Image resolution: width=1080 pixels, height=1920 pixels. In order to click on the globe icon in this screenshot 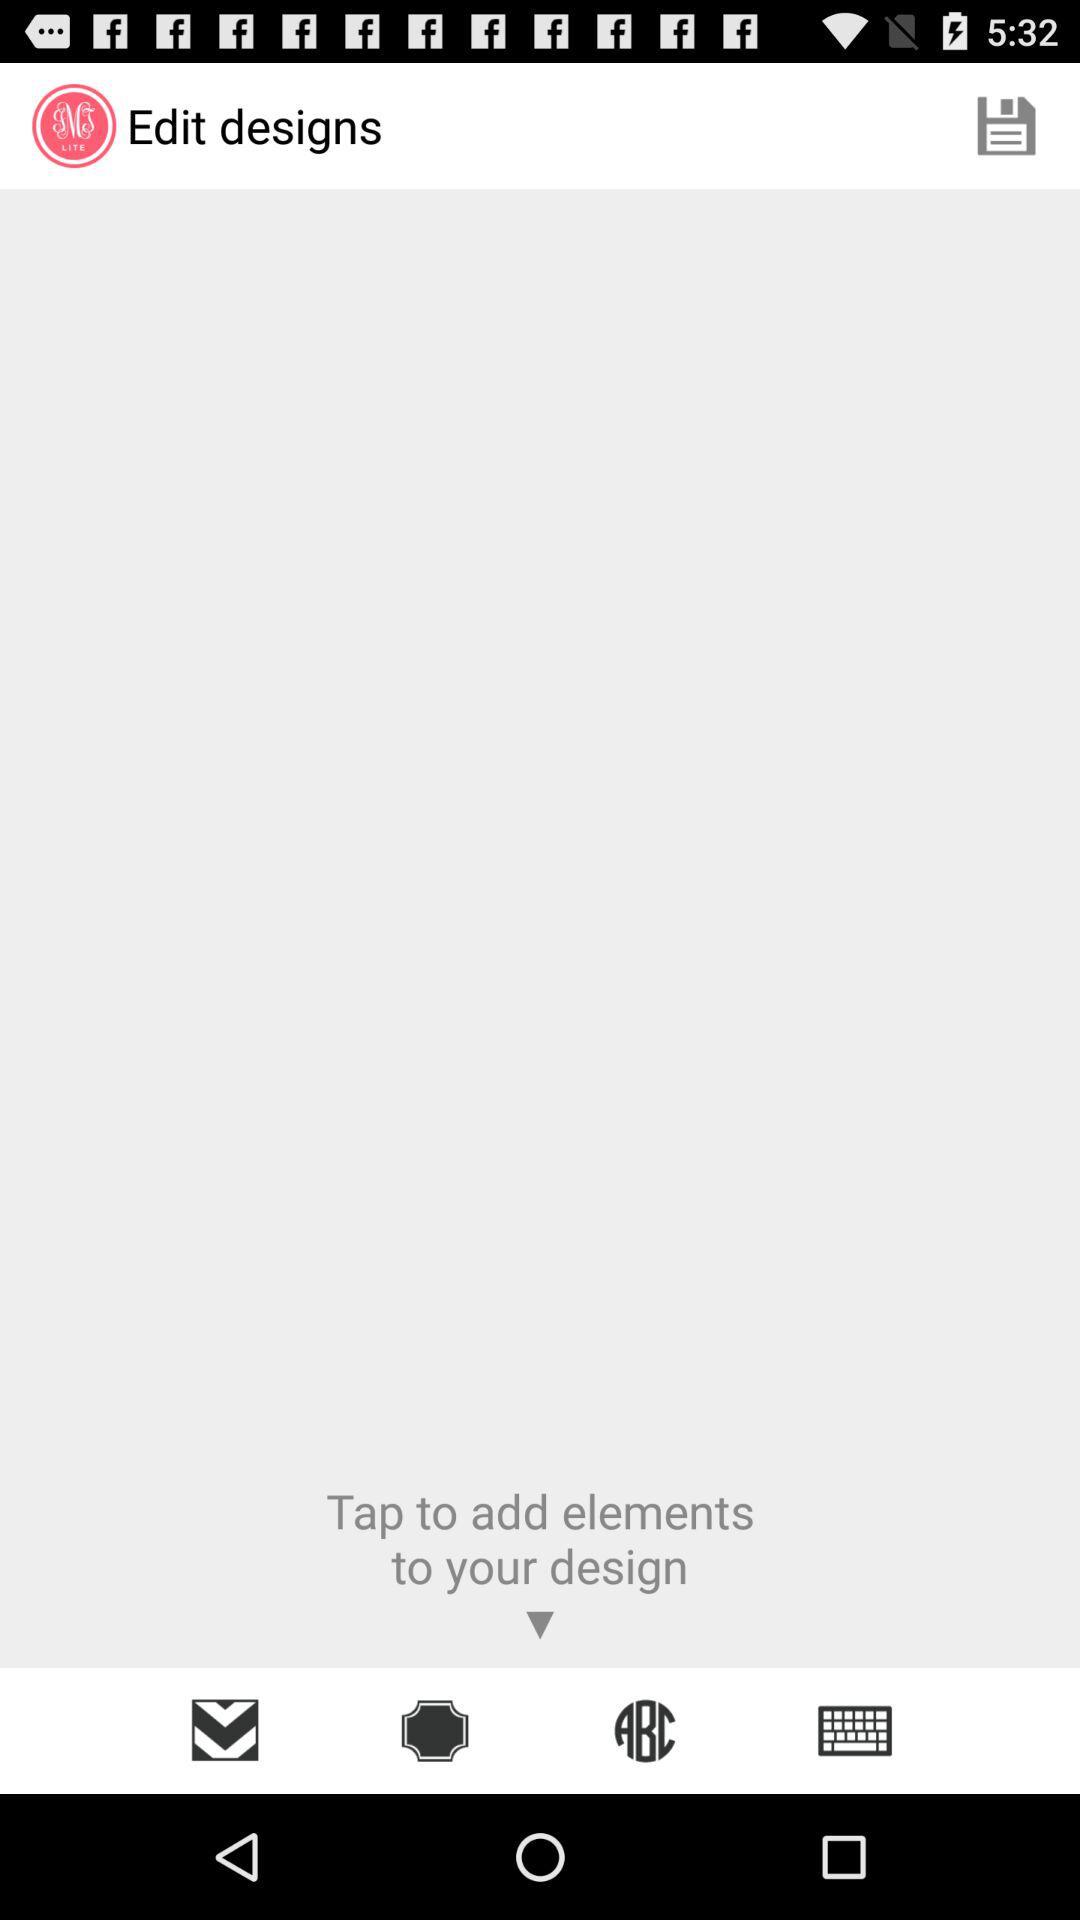, I will do `click(644, 1730)`.